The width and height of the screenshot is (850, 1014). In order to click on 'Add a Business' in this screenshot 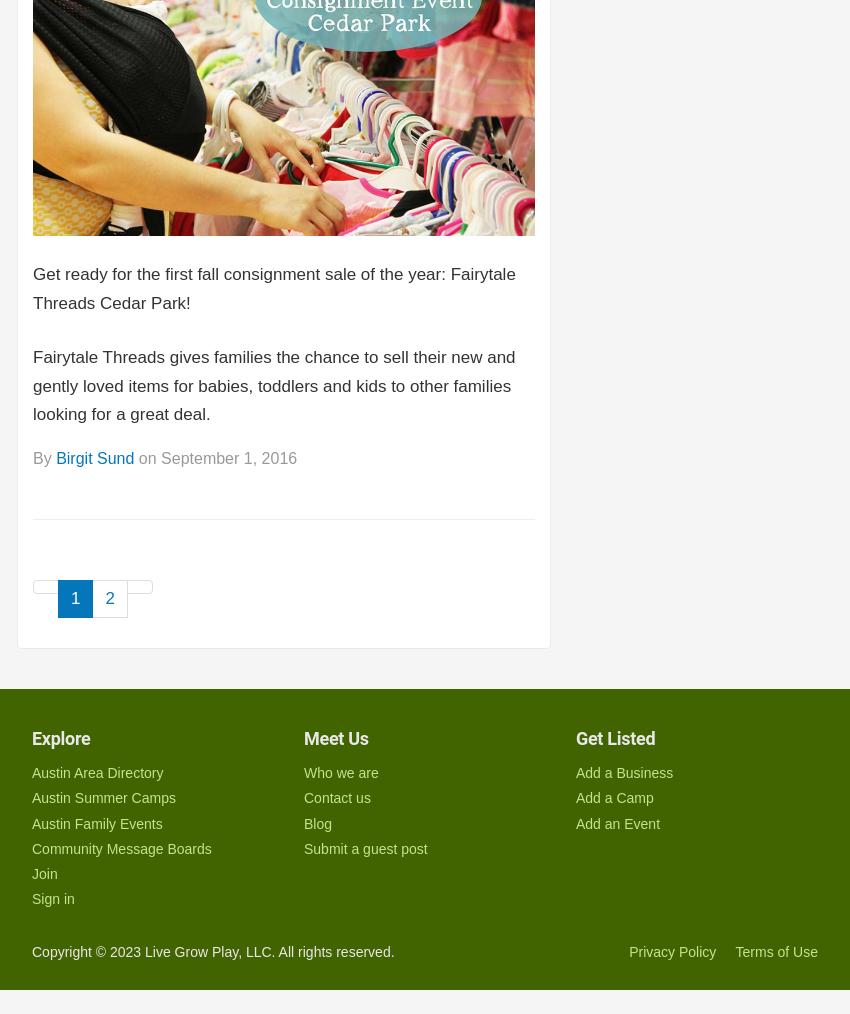, I will do `click(622, 772)`.